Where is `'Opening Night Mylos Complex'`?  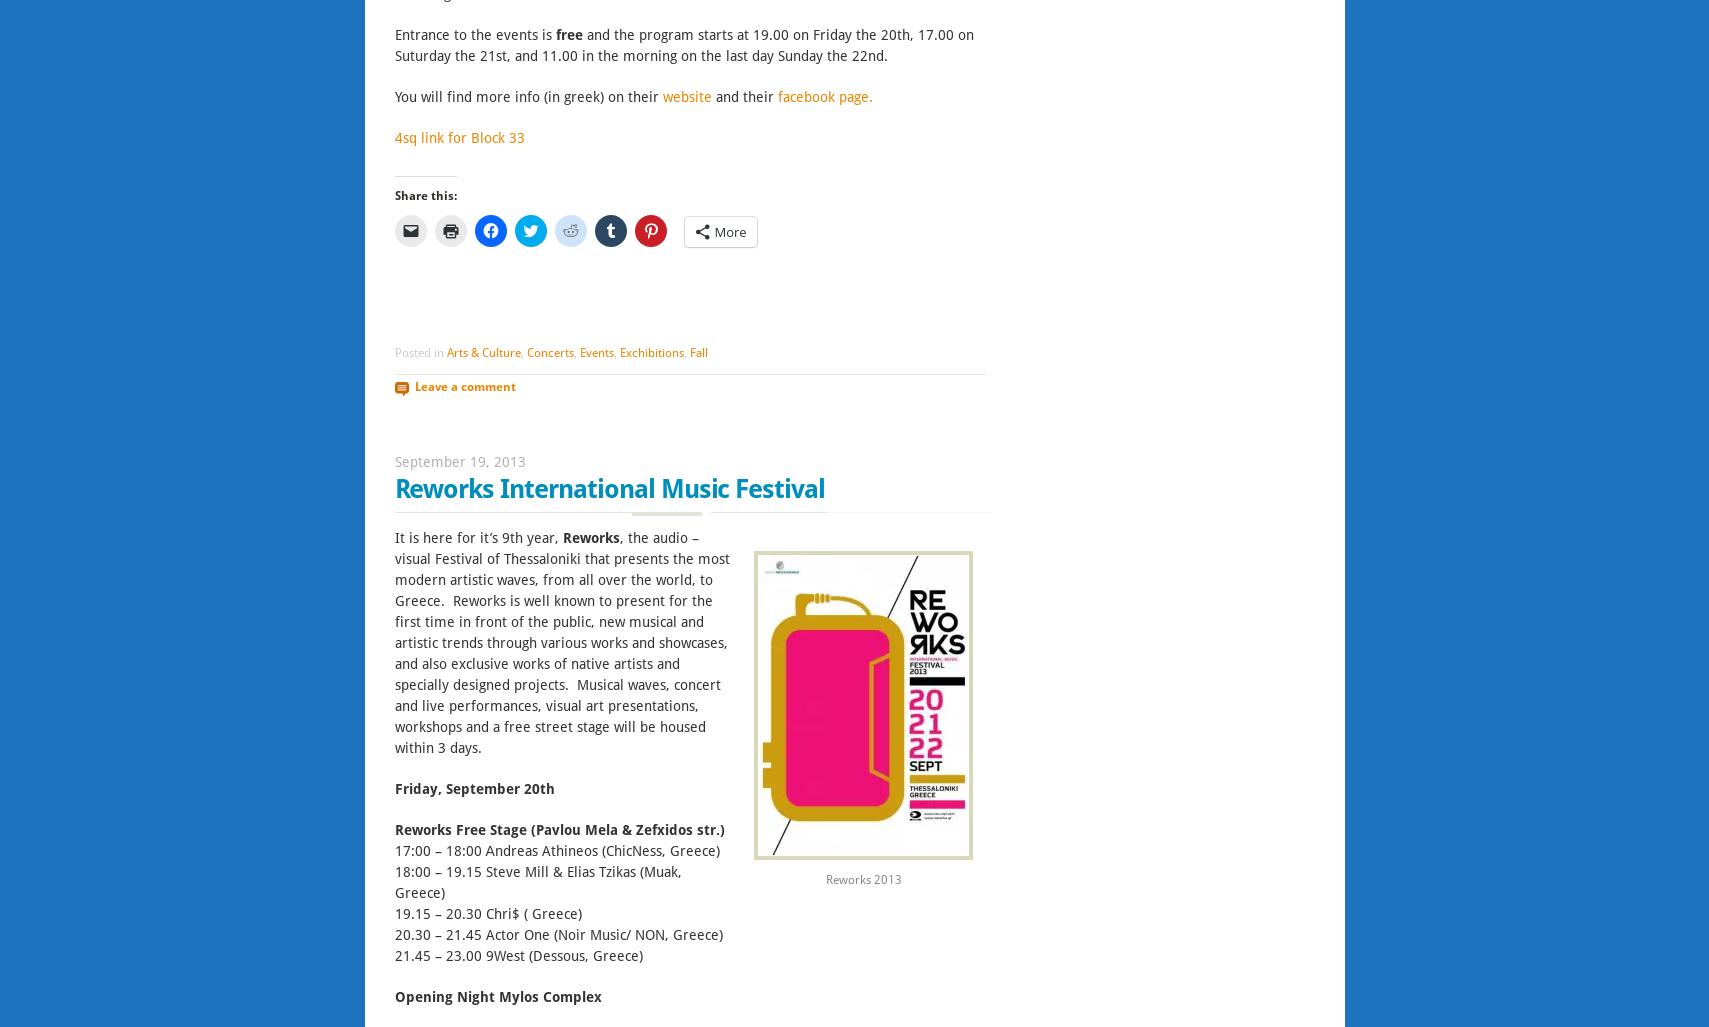
'Opening Night Mylos Complex' is located at coordinates (498, 994).